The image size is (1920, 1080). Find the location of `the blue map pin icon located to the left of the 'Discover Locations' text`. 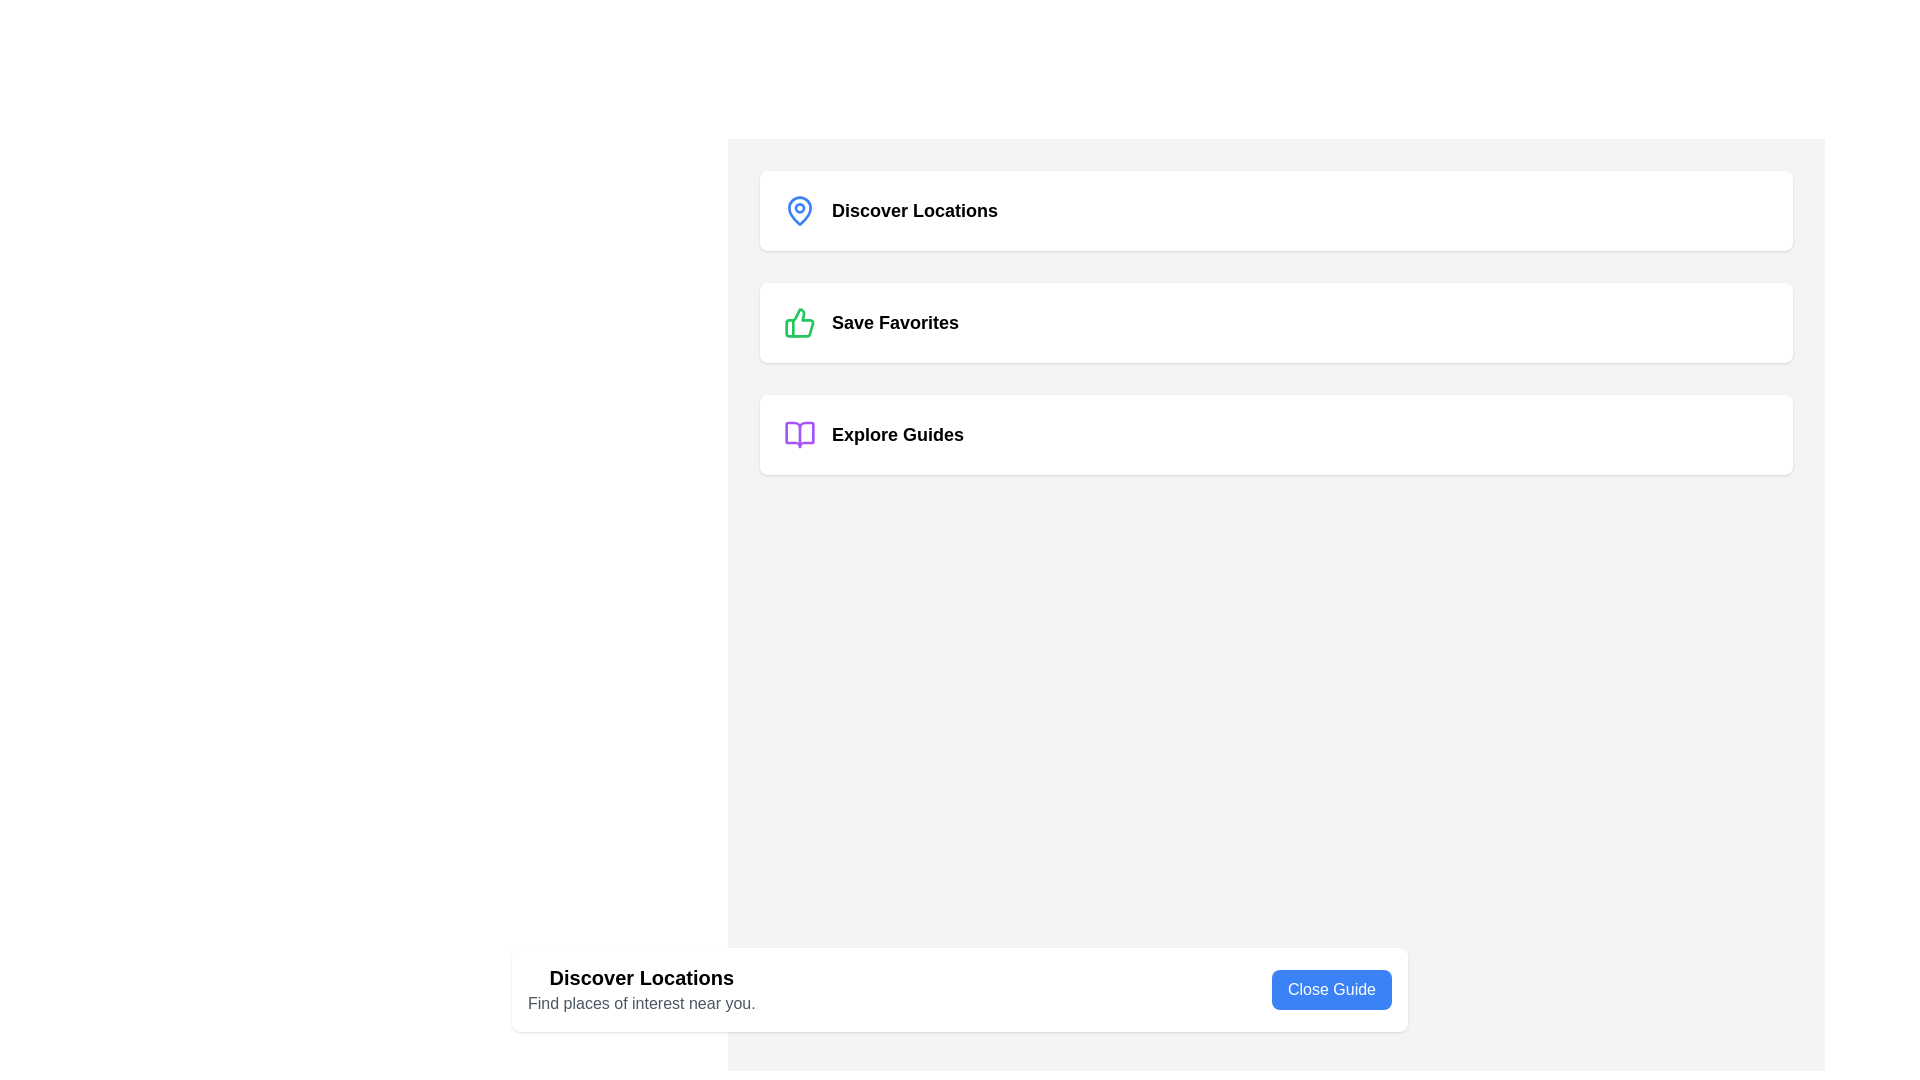

the blue map pin icon located to the left of the 'Discover Locations' text is located at coordinates (800, 211).